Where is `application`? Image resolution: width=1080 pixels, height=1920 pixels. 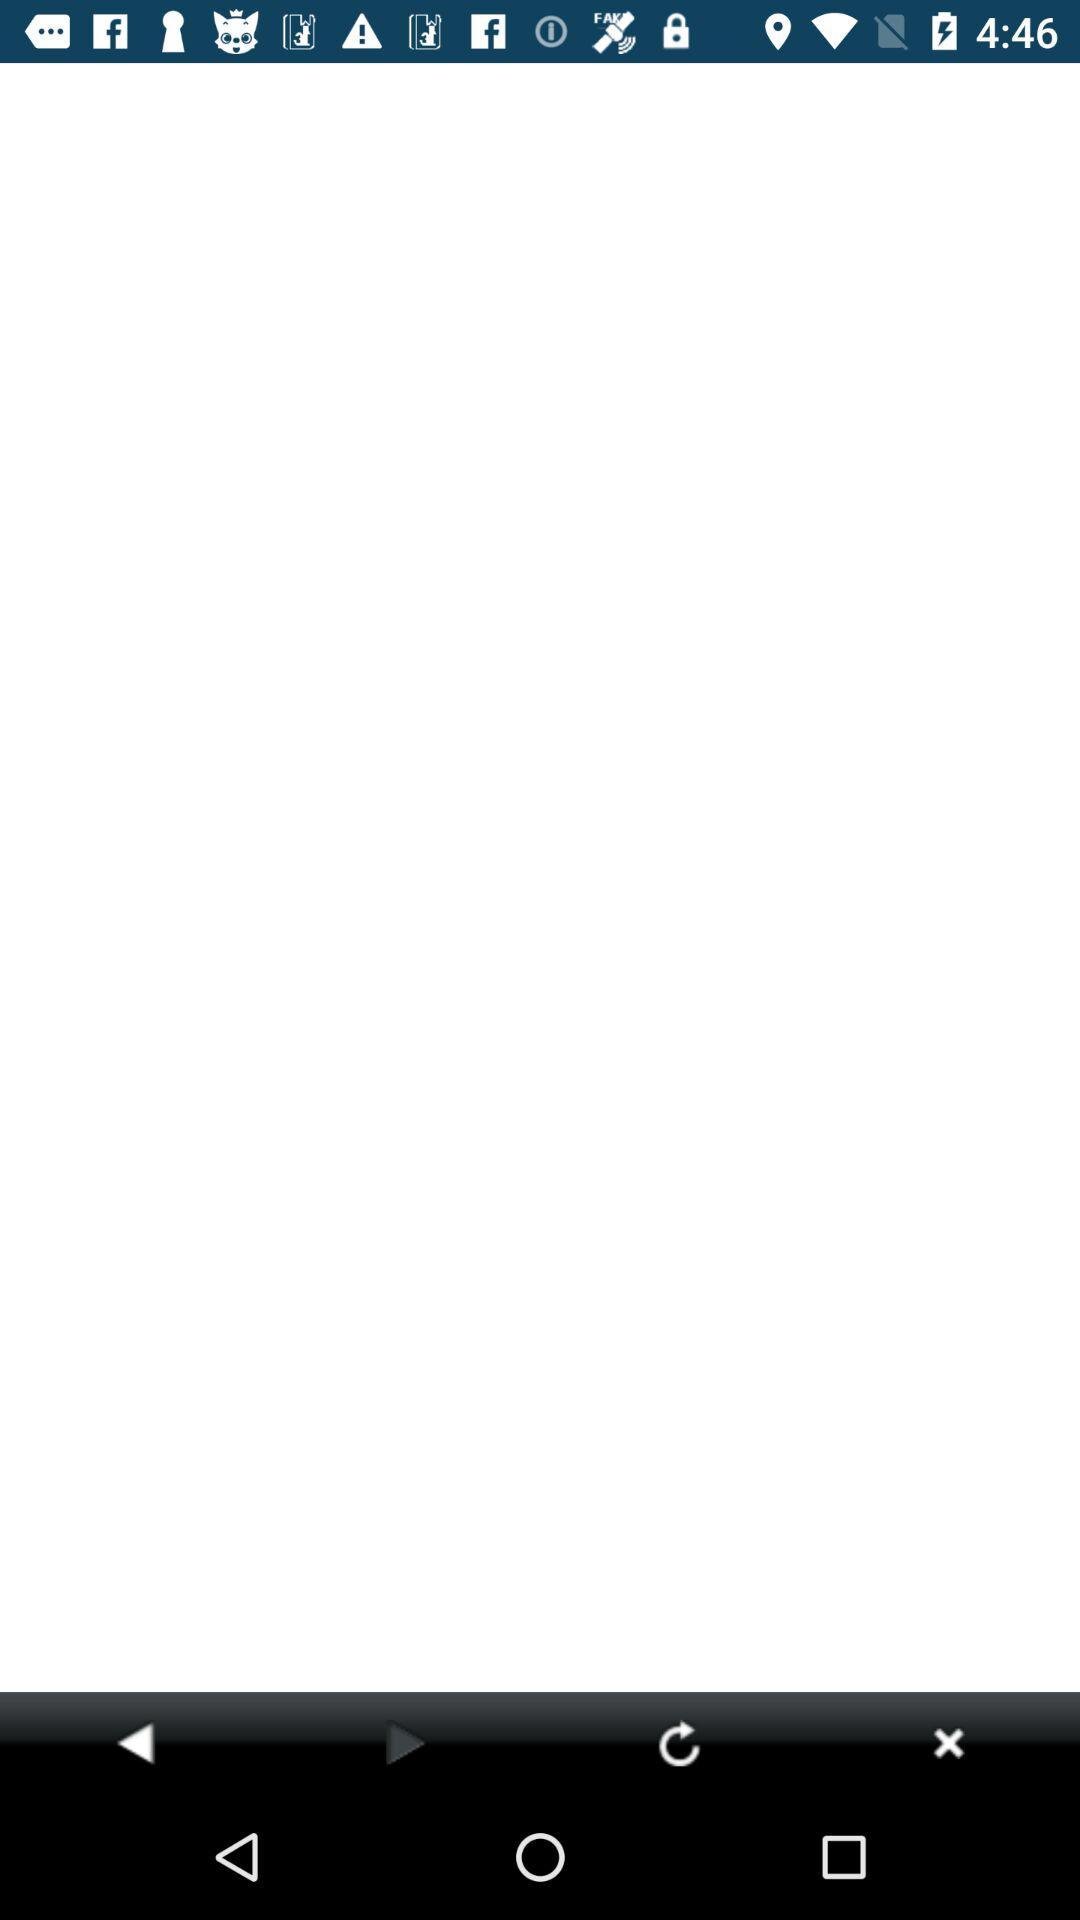
application is located at coordinates (947, 1741).